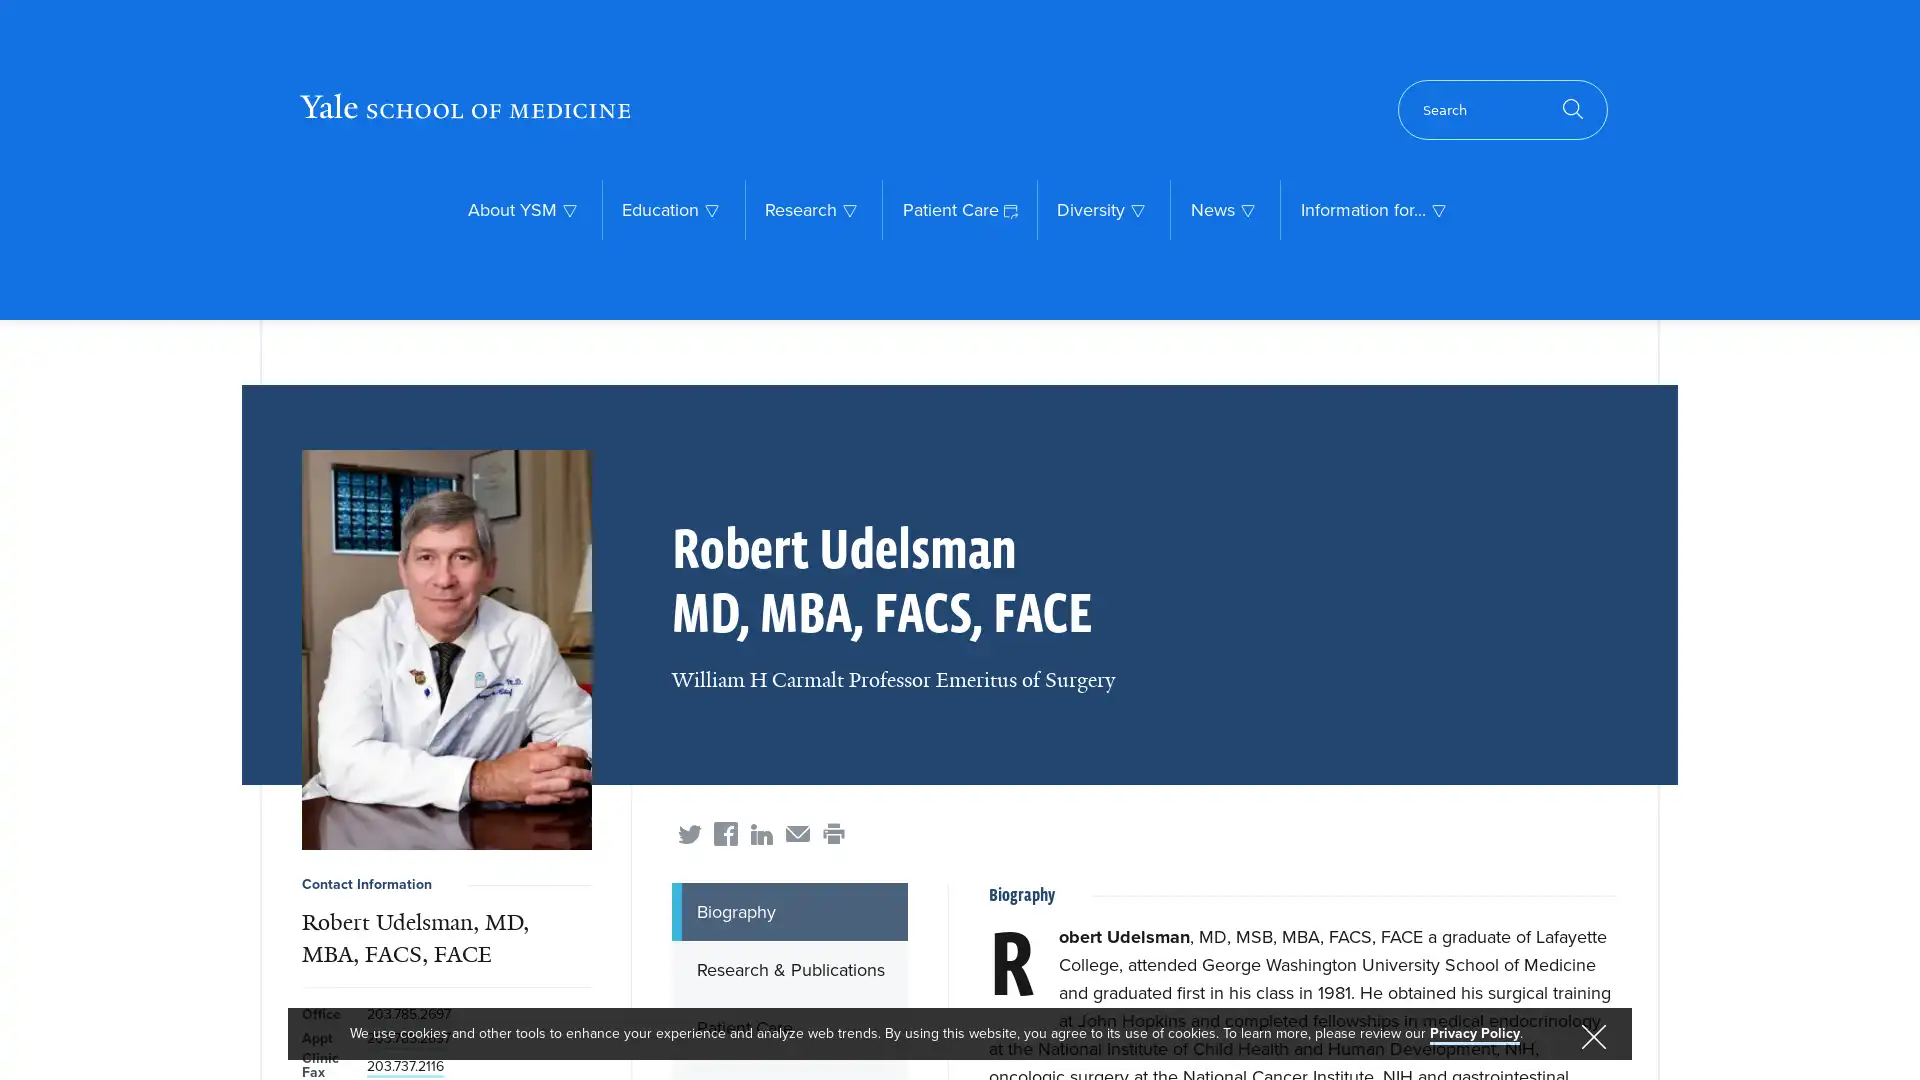 The width and height of the screenshot is (1920, 1080). I want to click on Show Information for... submenu, so click(1438, 209).